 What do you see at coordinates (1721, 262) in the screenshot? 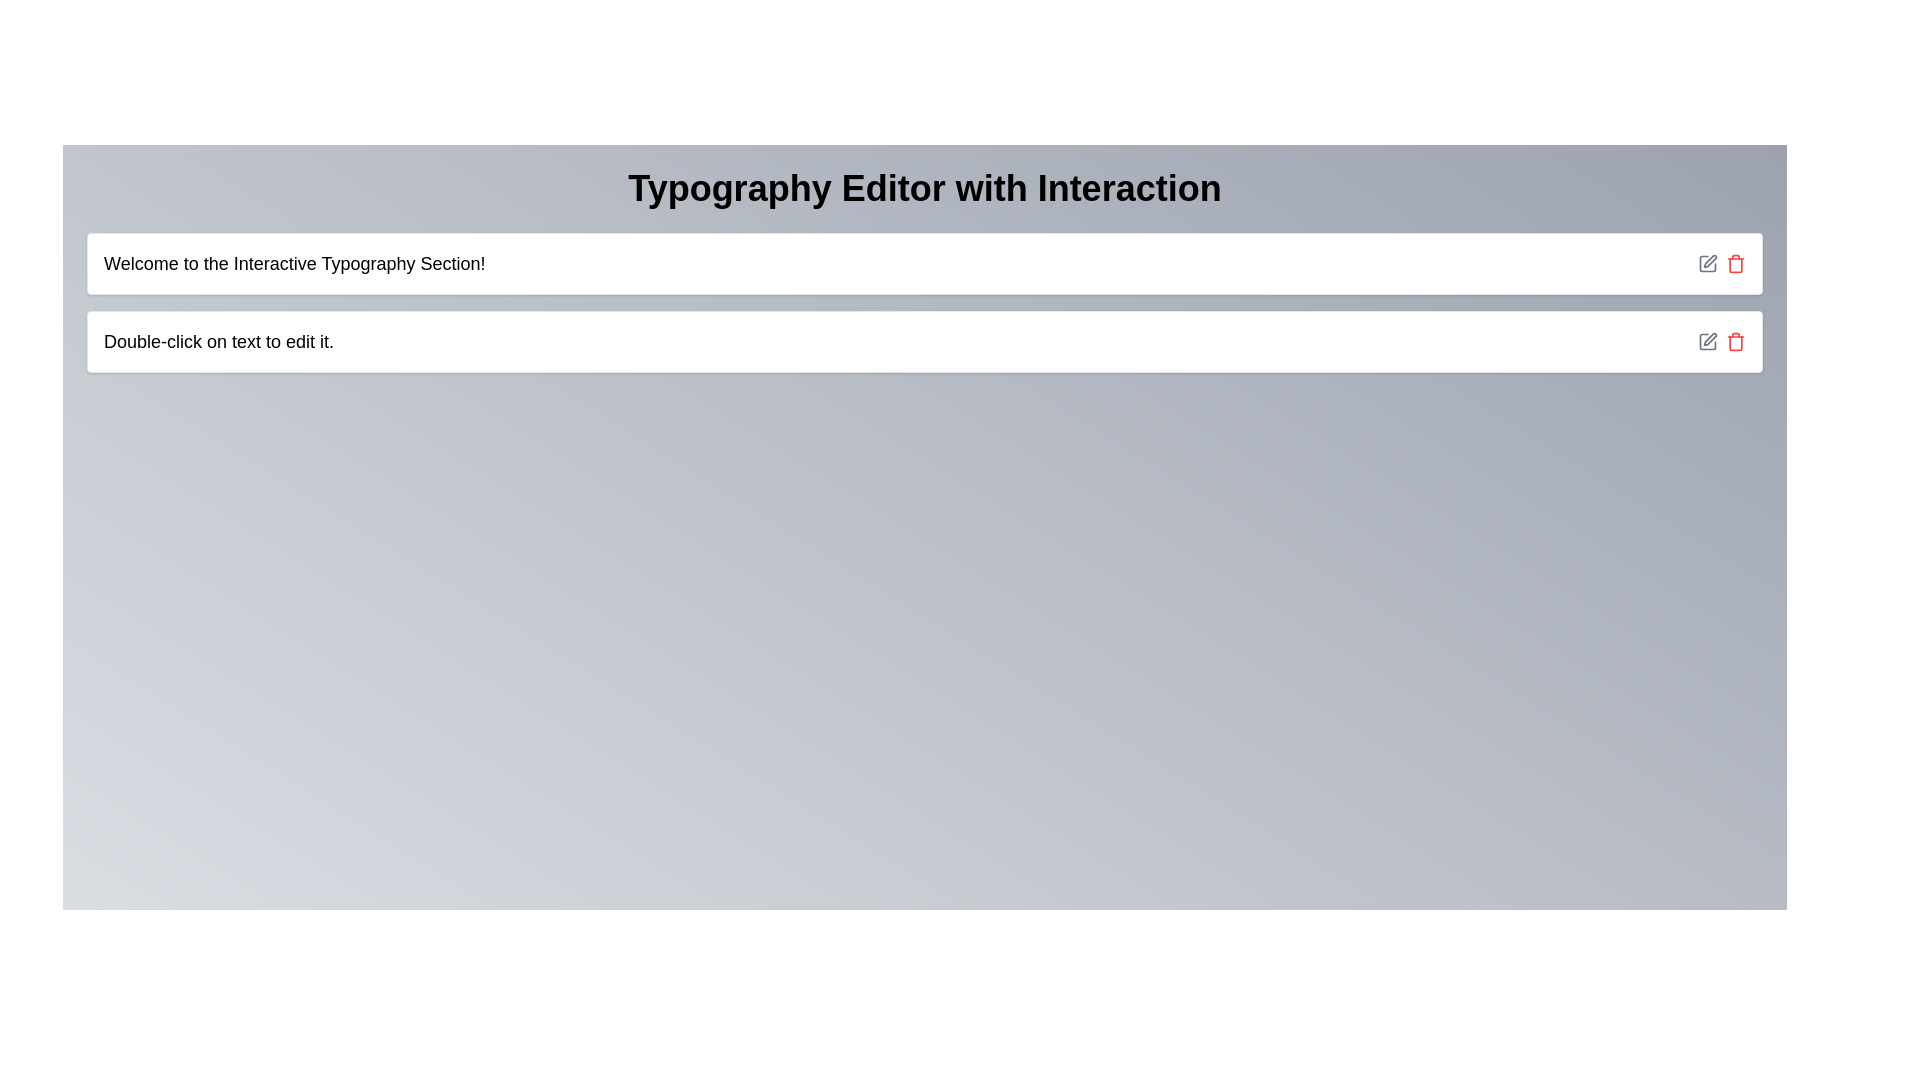
I see `the pencil icon located in the icon group at the top right corner of the white content area, which symbolizes editing` at bounding box center [1721, 262].